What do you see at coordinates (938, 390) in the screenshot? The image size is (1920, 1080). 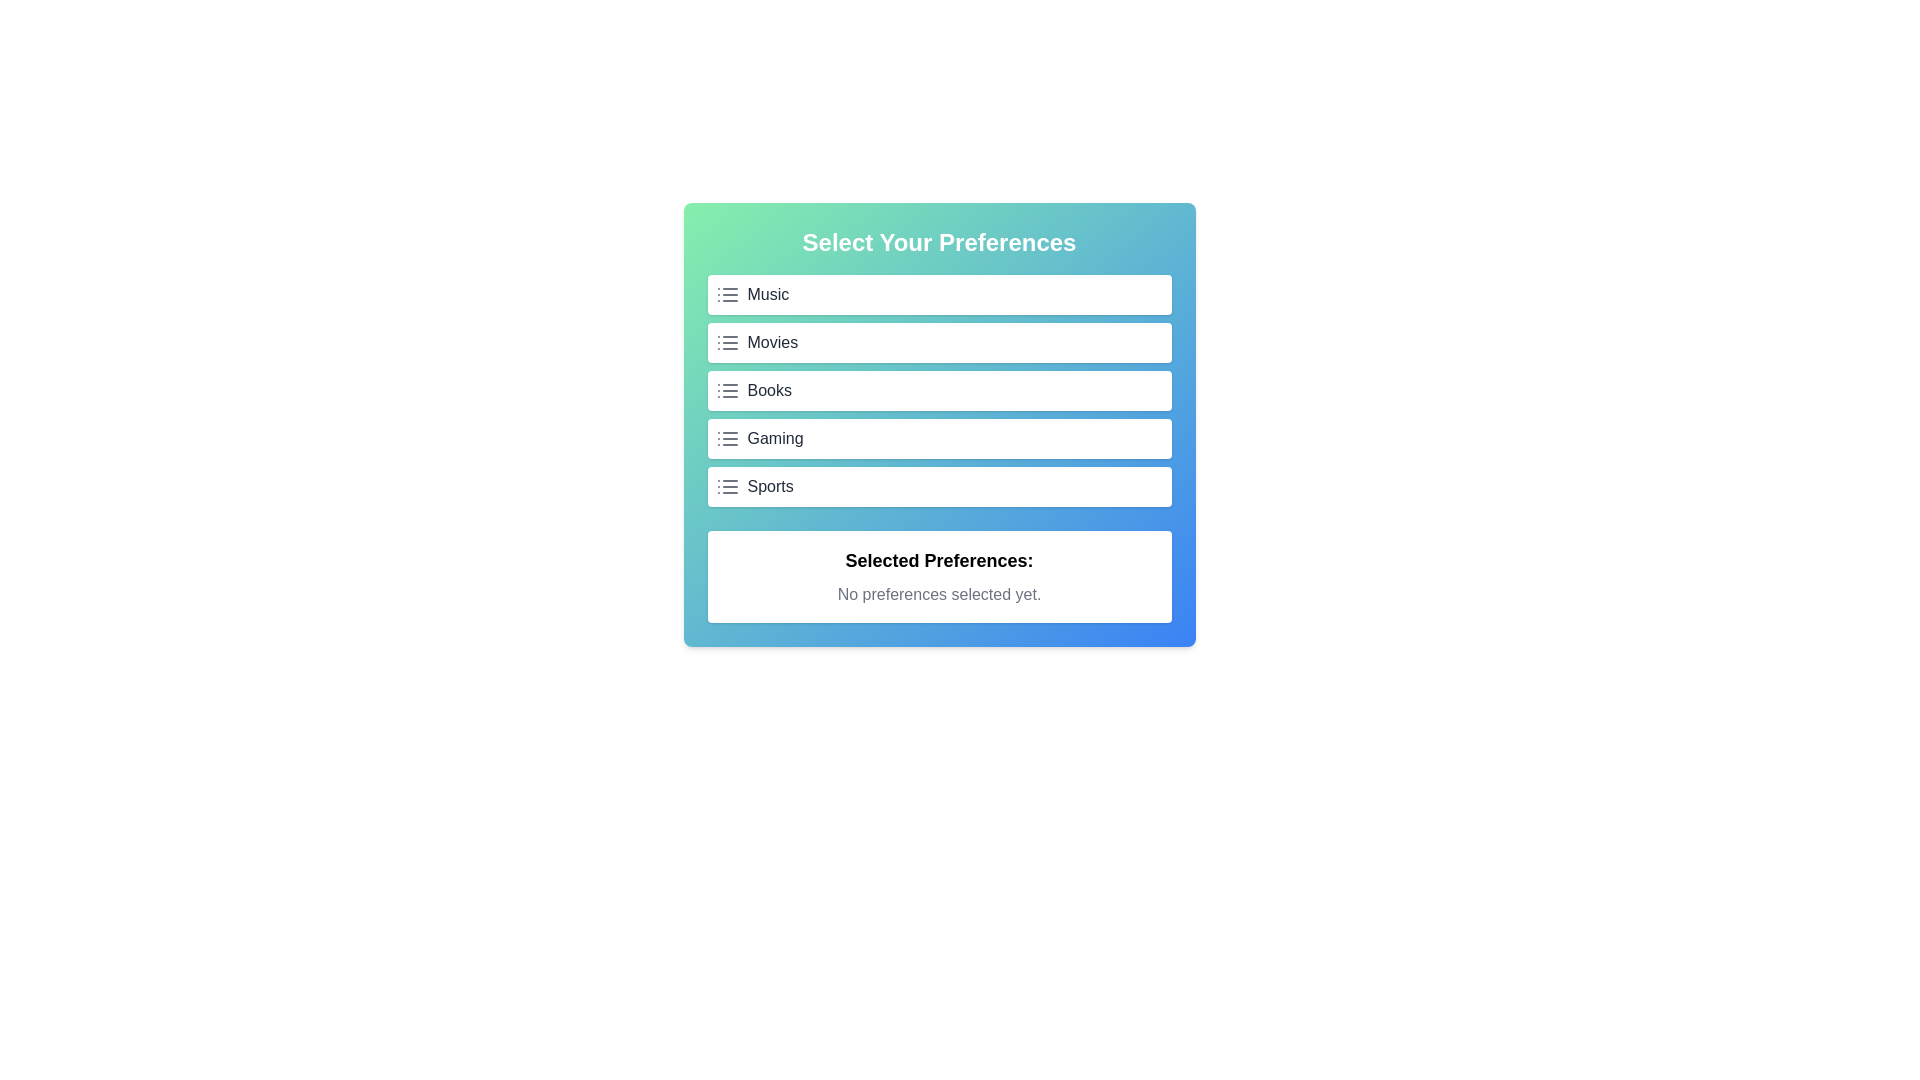 I see `the 'Books' selectable option card, which is the third item in a vertical list of options including Music, Movies, Gaming, and Sports` at bounding box center [938, 390].